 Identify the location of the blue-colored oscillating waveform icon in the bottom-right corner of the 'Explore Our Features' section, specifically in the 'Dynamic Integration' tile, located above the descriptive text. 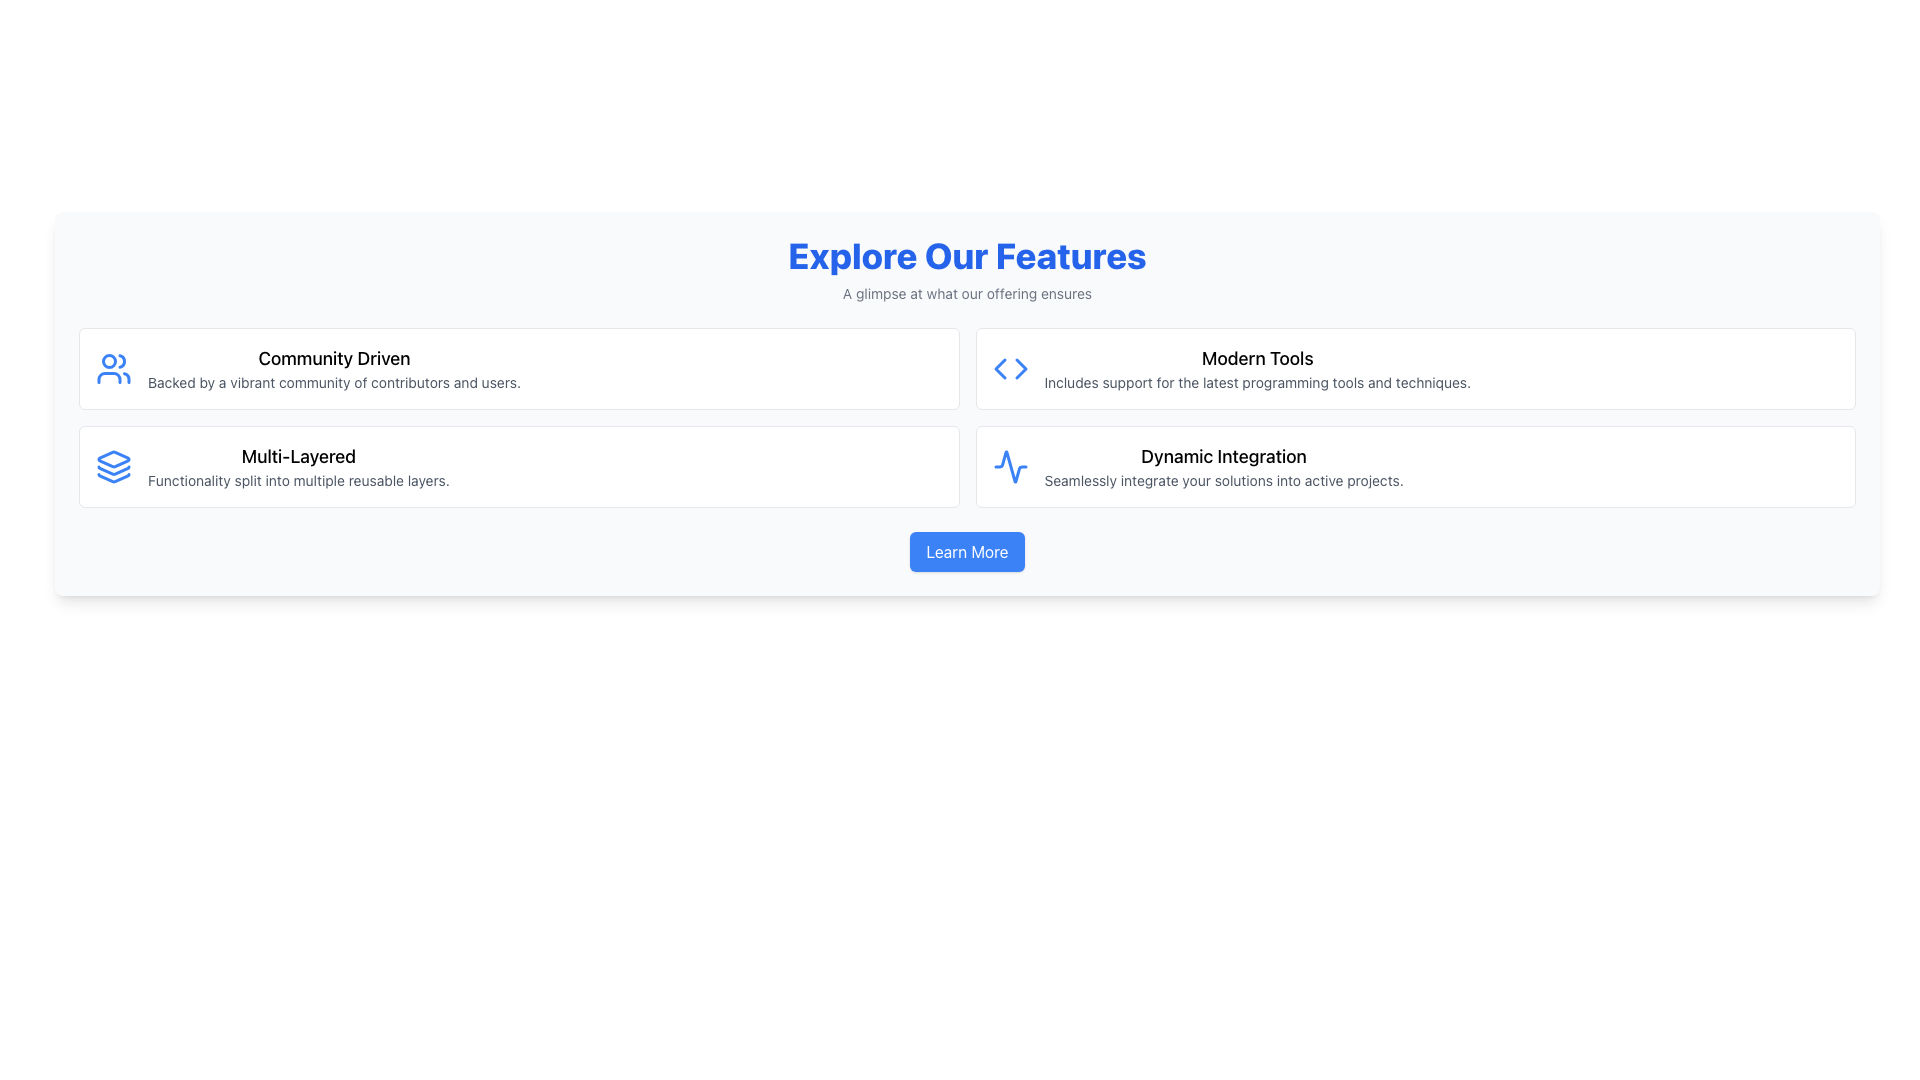
(1010, 466).